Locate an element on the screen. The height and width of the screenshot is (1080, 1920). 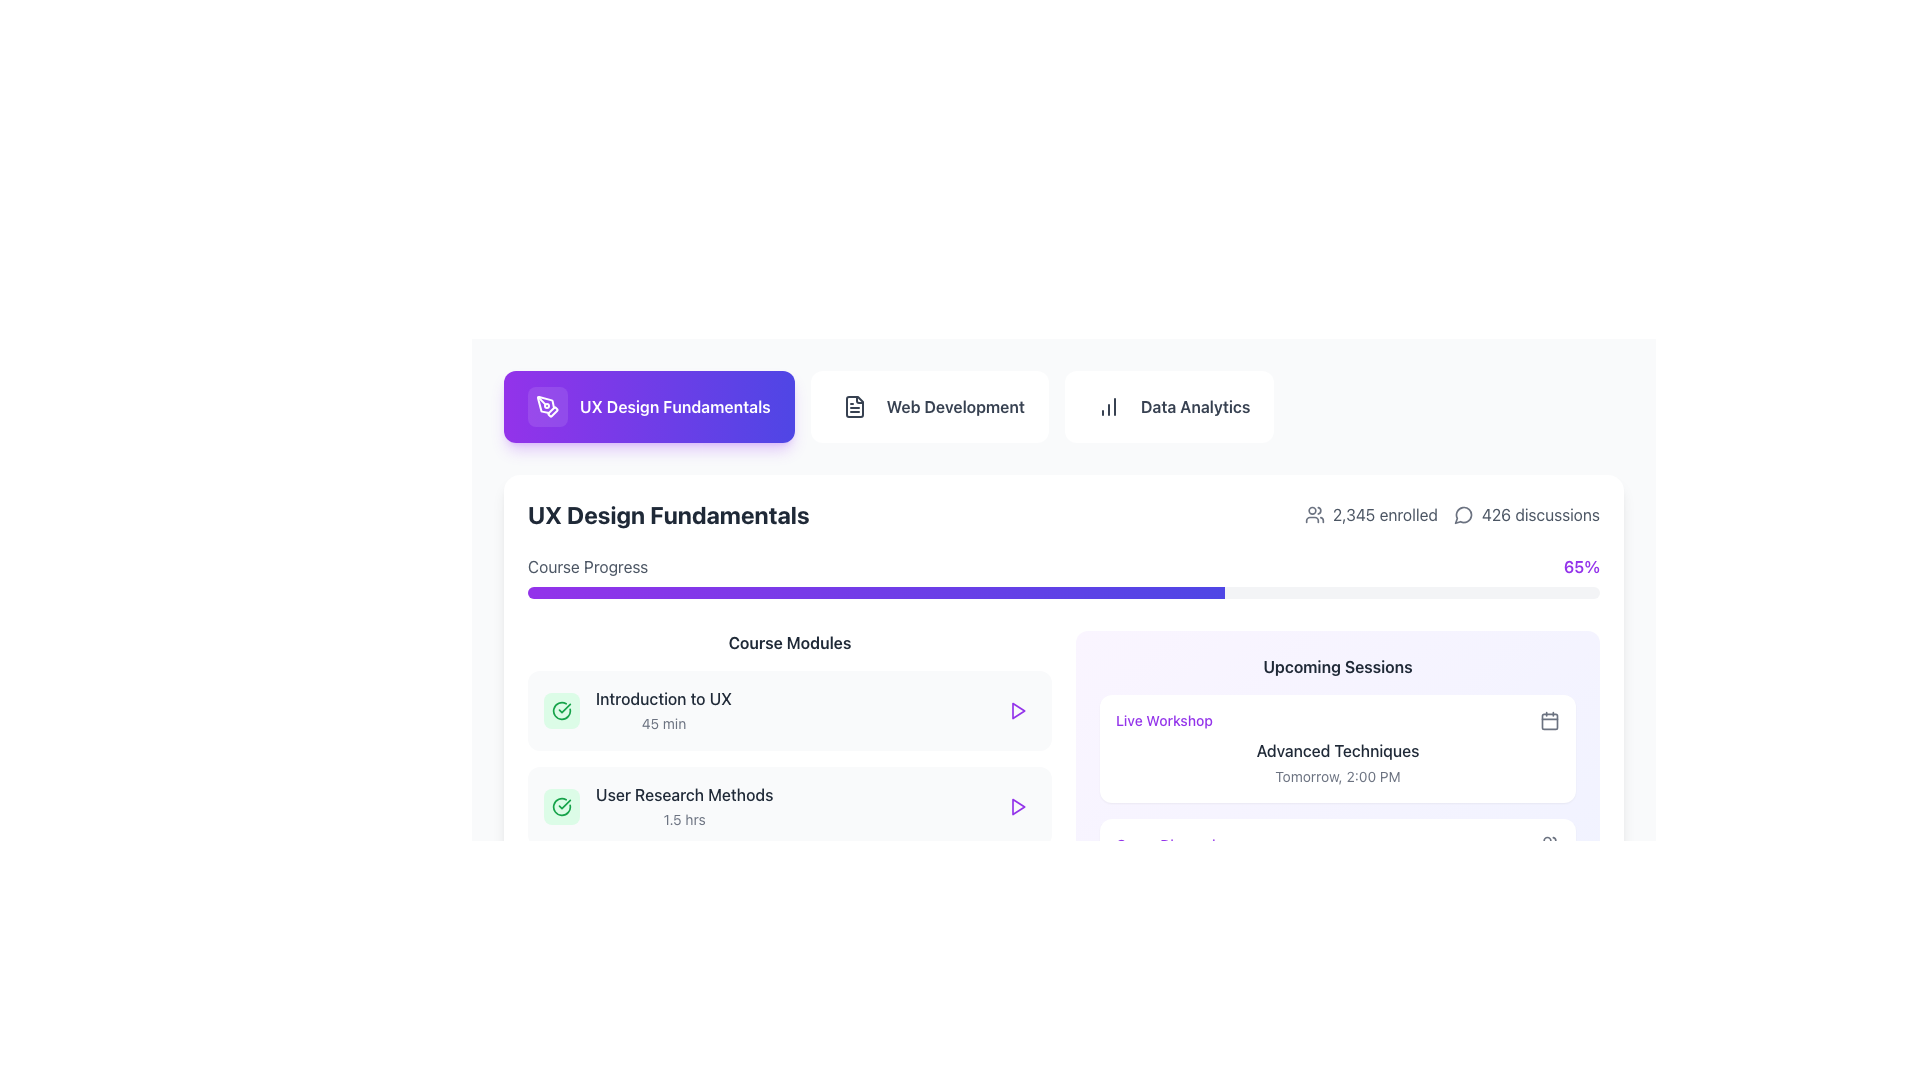
the course module card titled 'User Research Methods', which is the second card in the 'Course Modules' section, positioned between 'Introduction to UX' and 'Wireframing Basics' is located at coordinates (789, 805).